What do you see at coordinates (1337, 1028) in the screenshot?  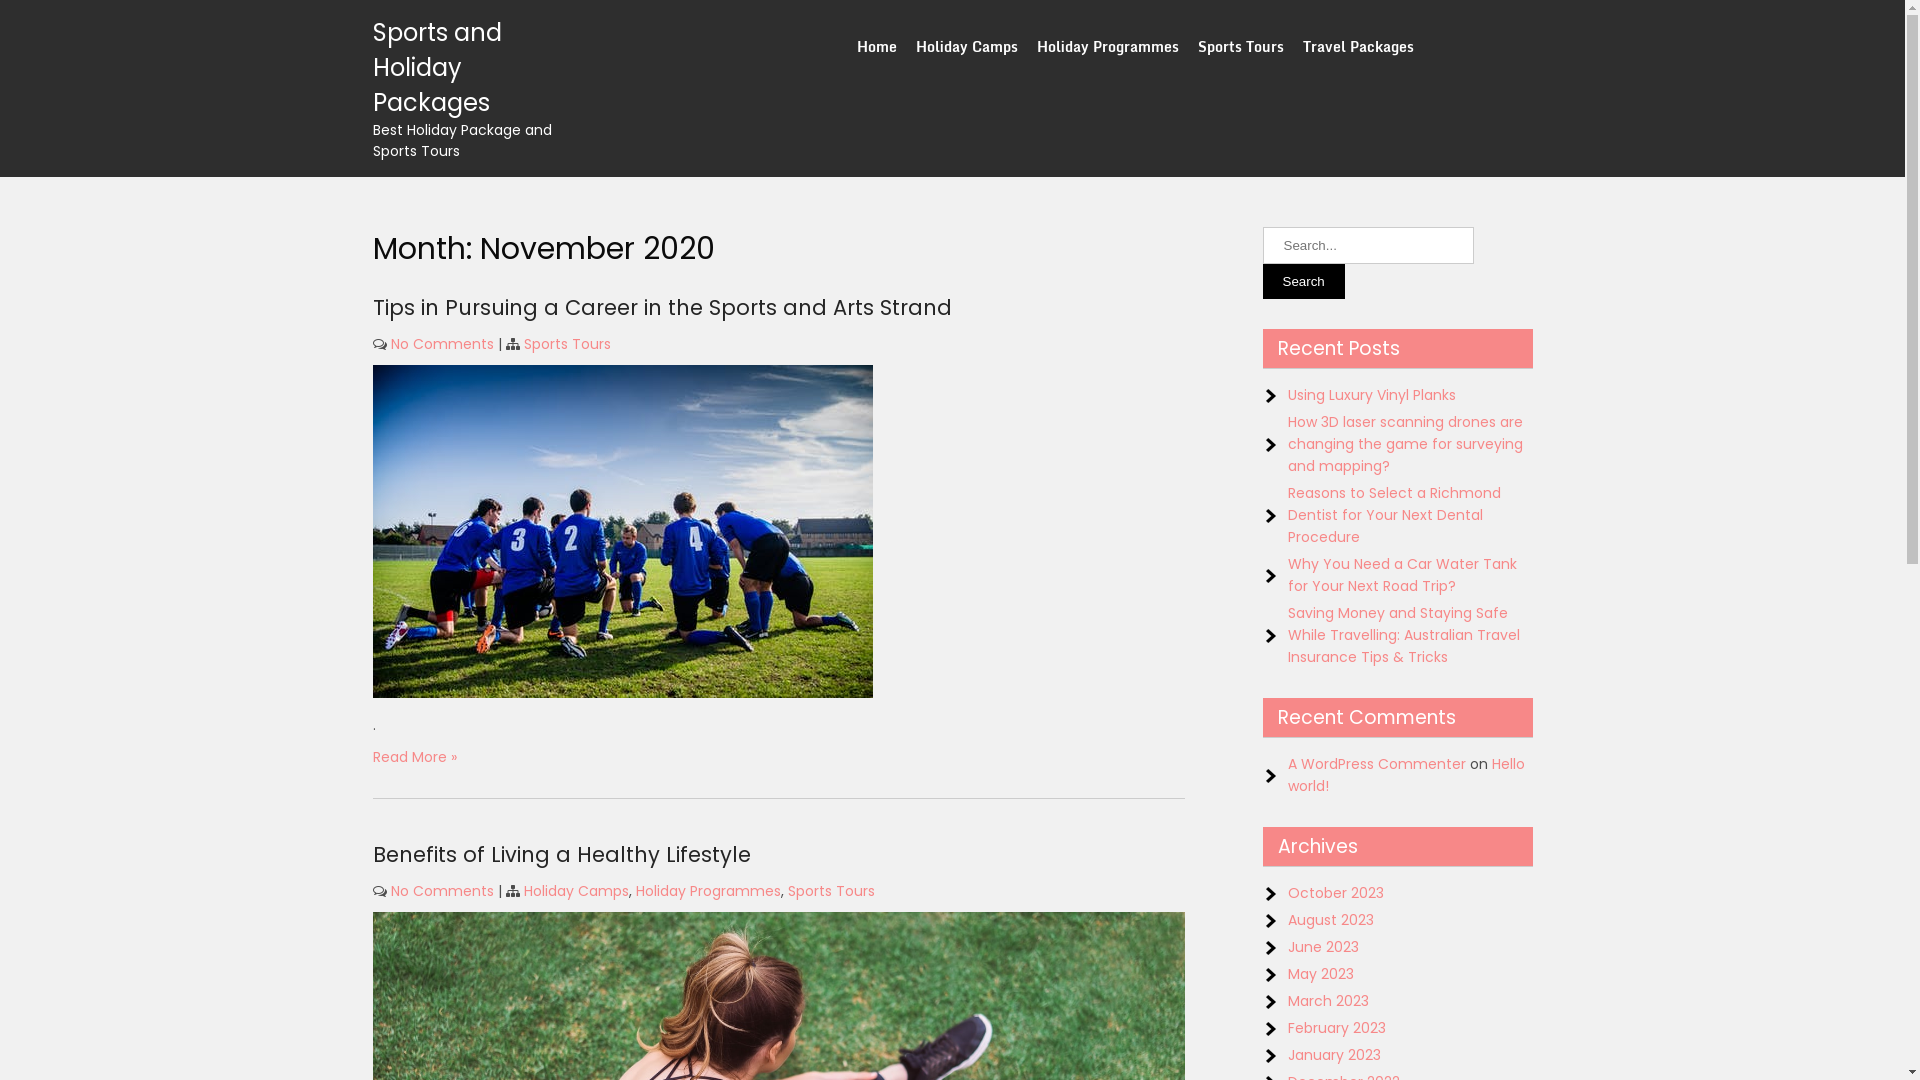 I see `'February 2023'` at bounding box center [1337, 1028].